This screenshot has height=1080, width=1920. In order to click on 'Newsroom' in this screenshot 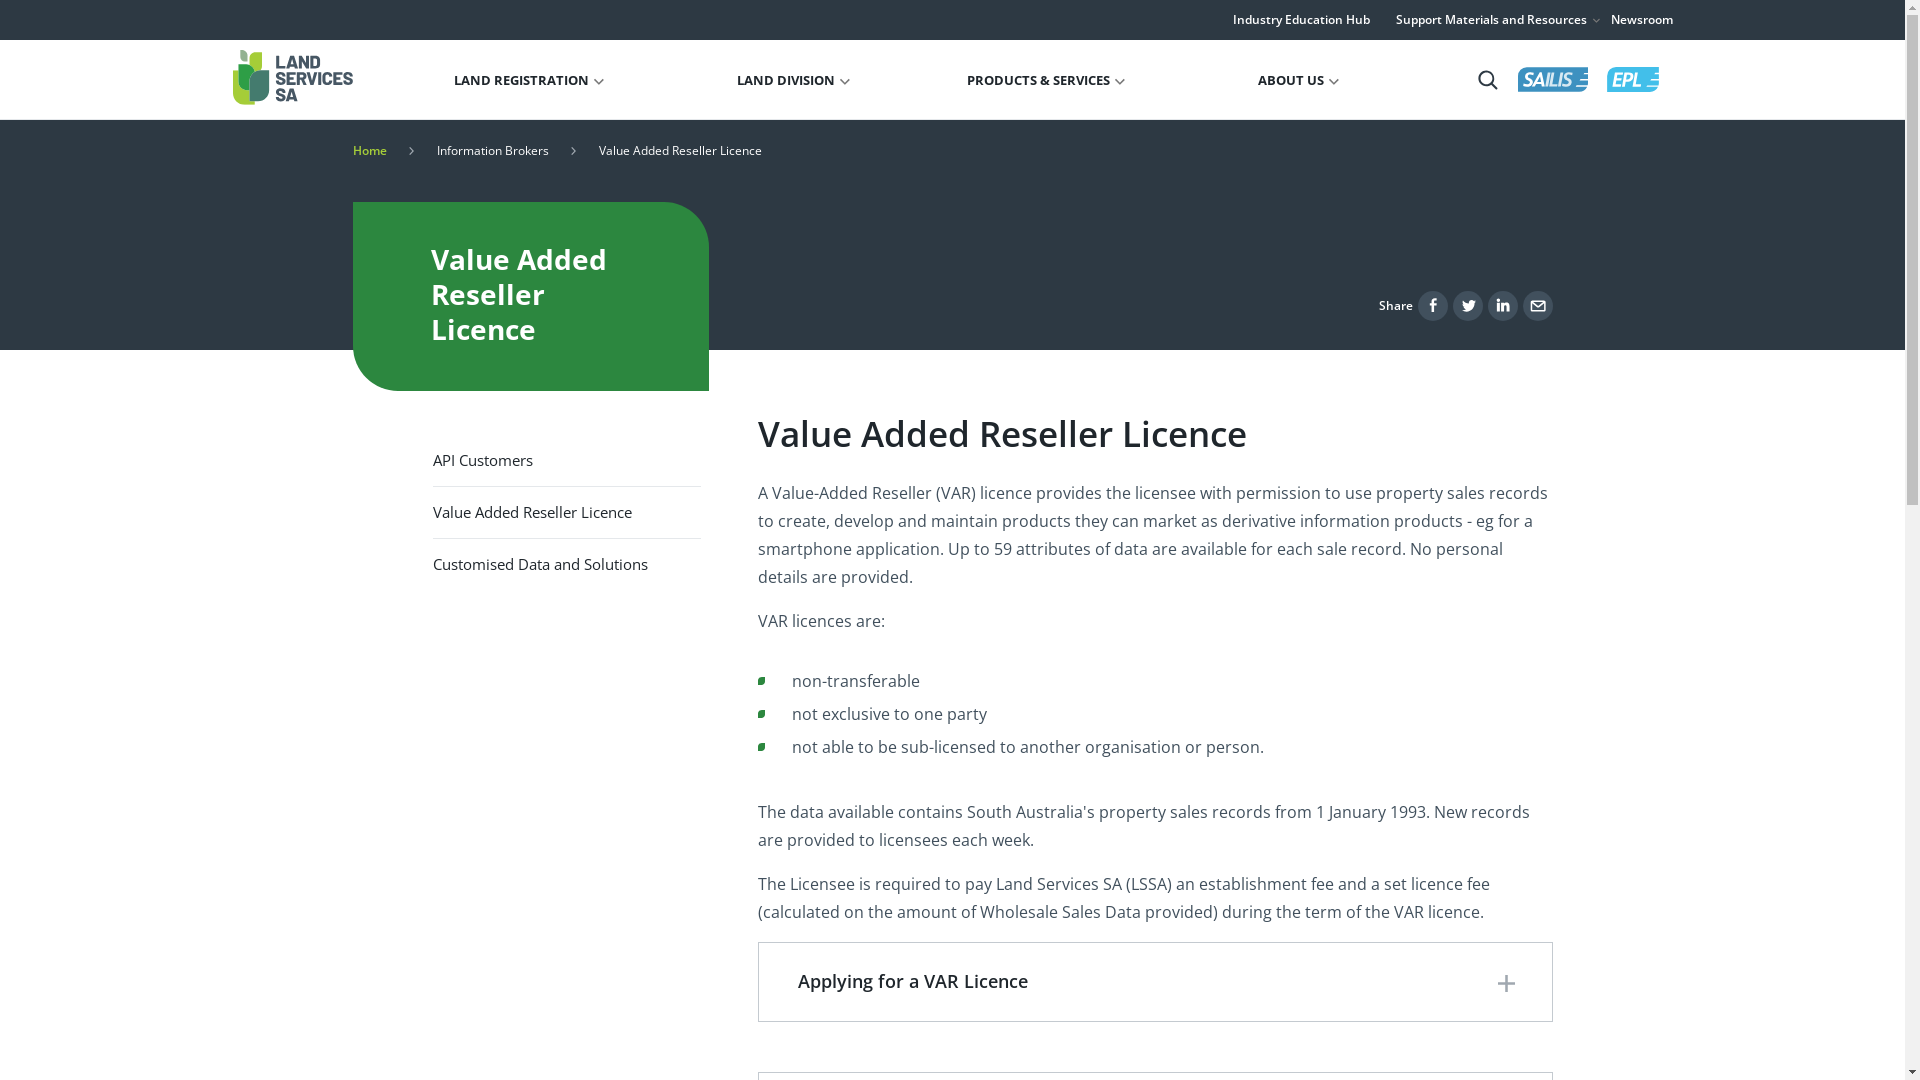, I will do `click(1641, 19)`.